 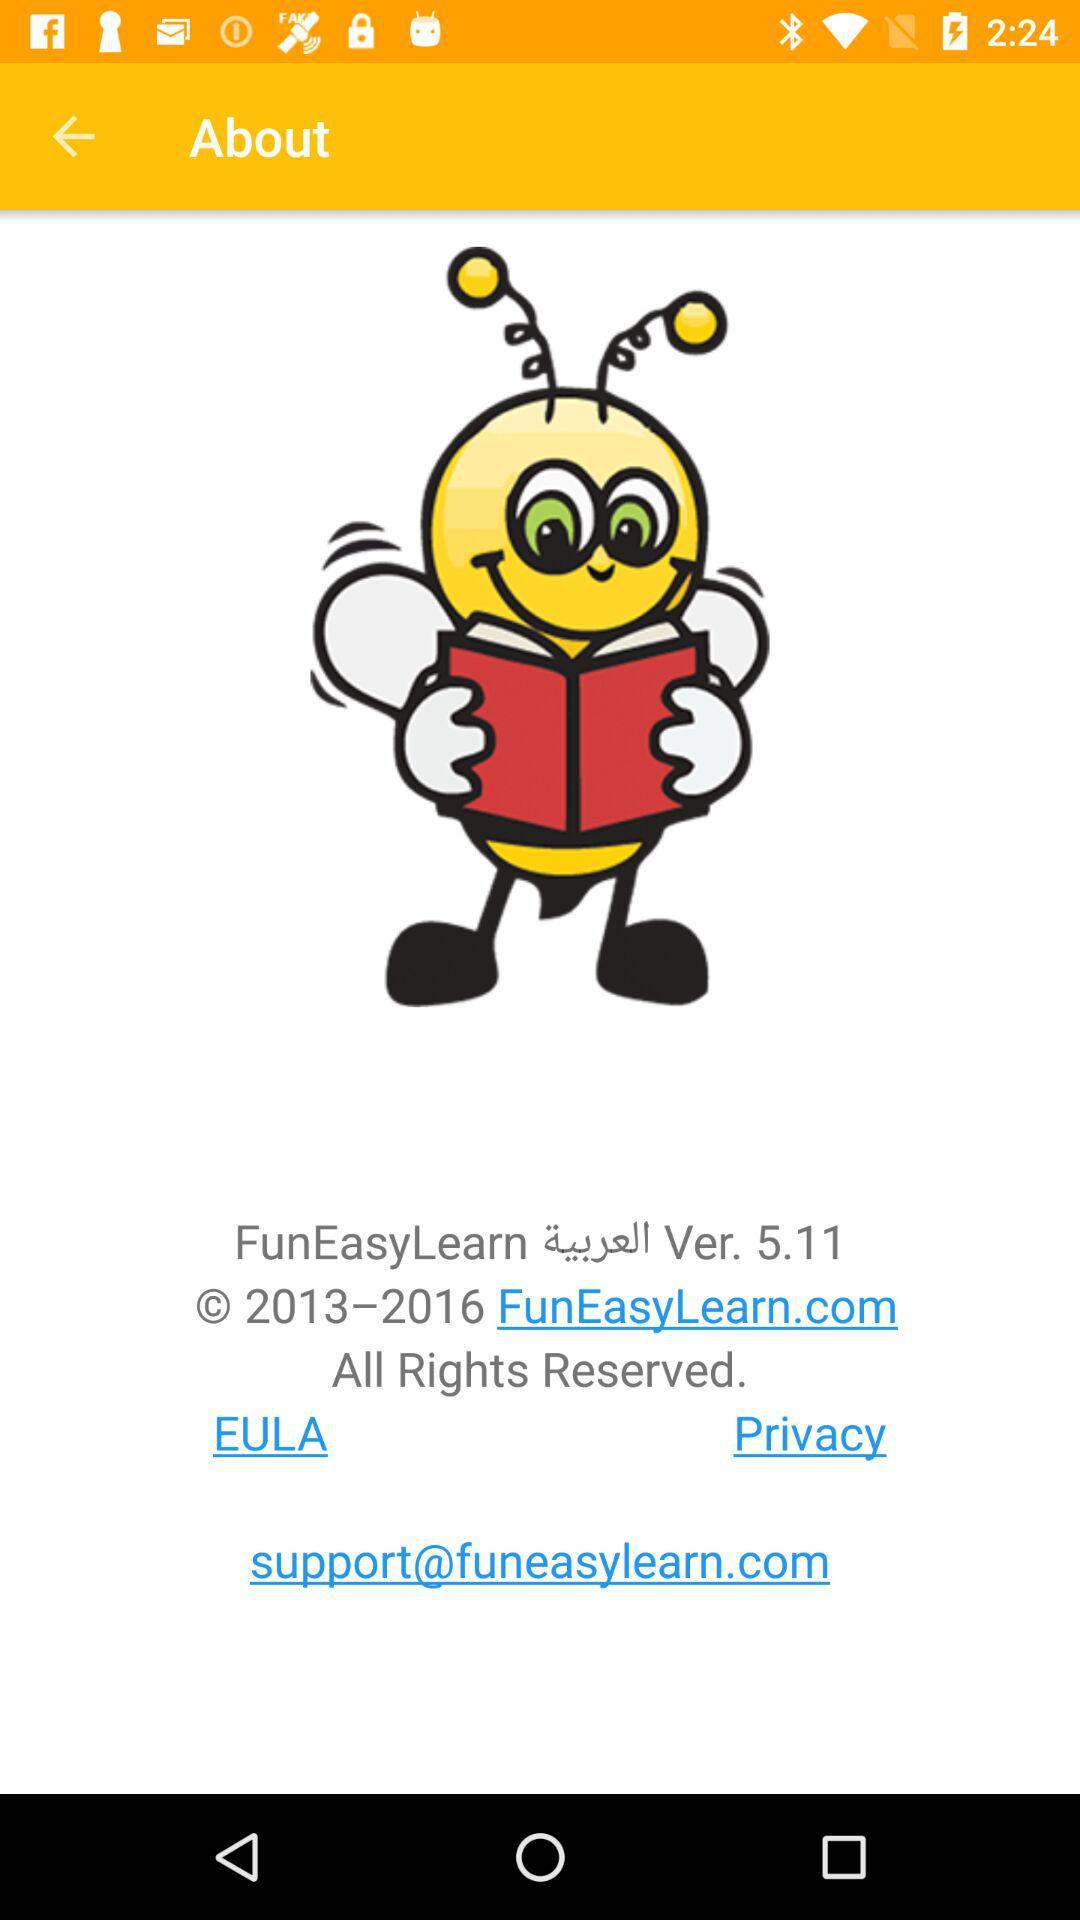 I want to click on item to the left of about item, so click(x=72, y=135).